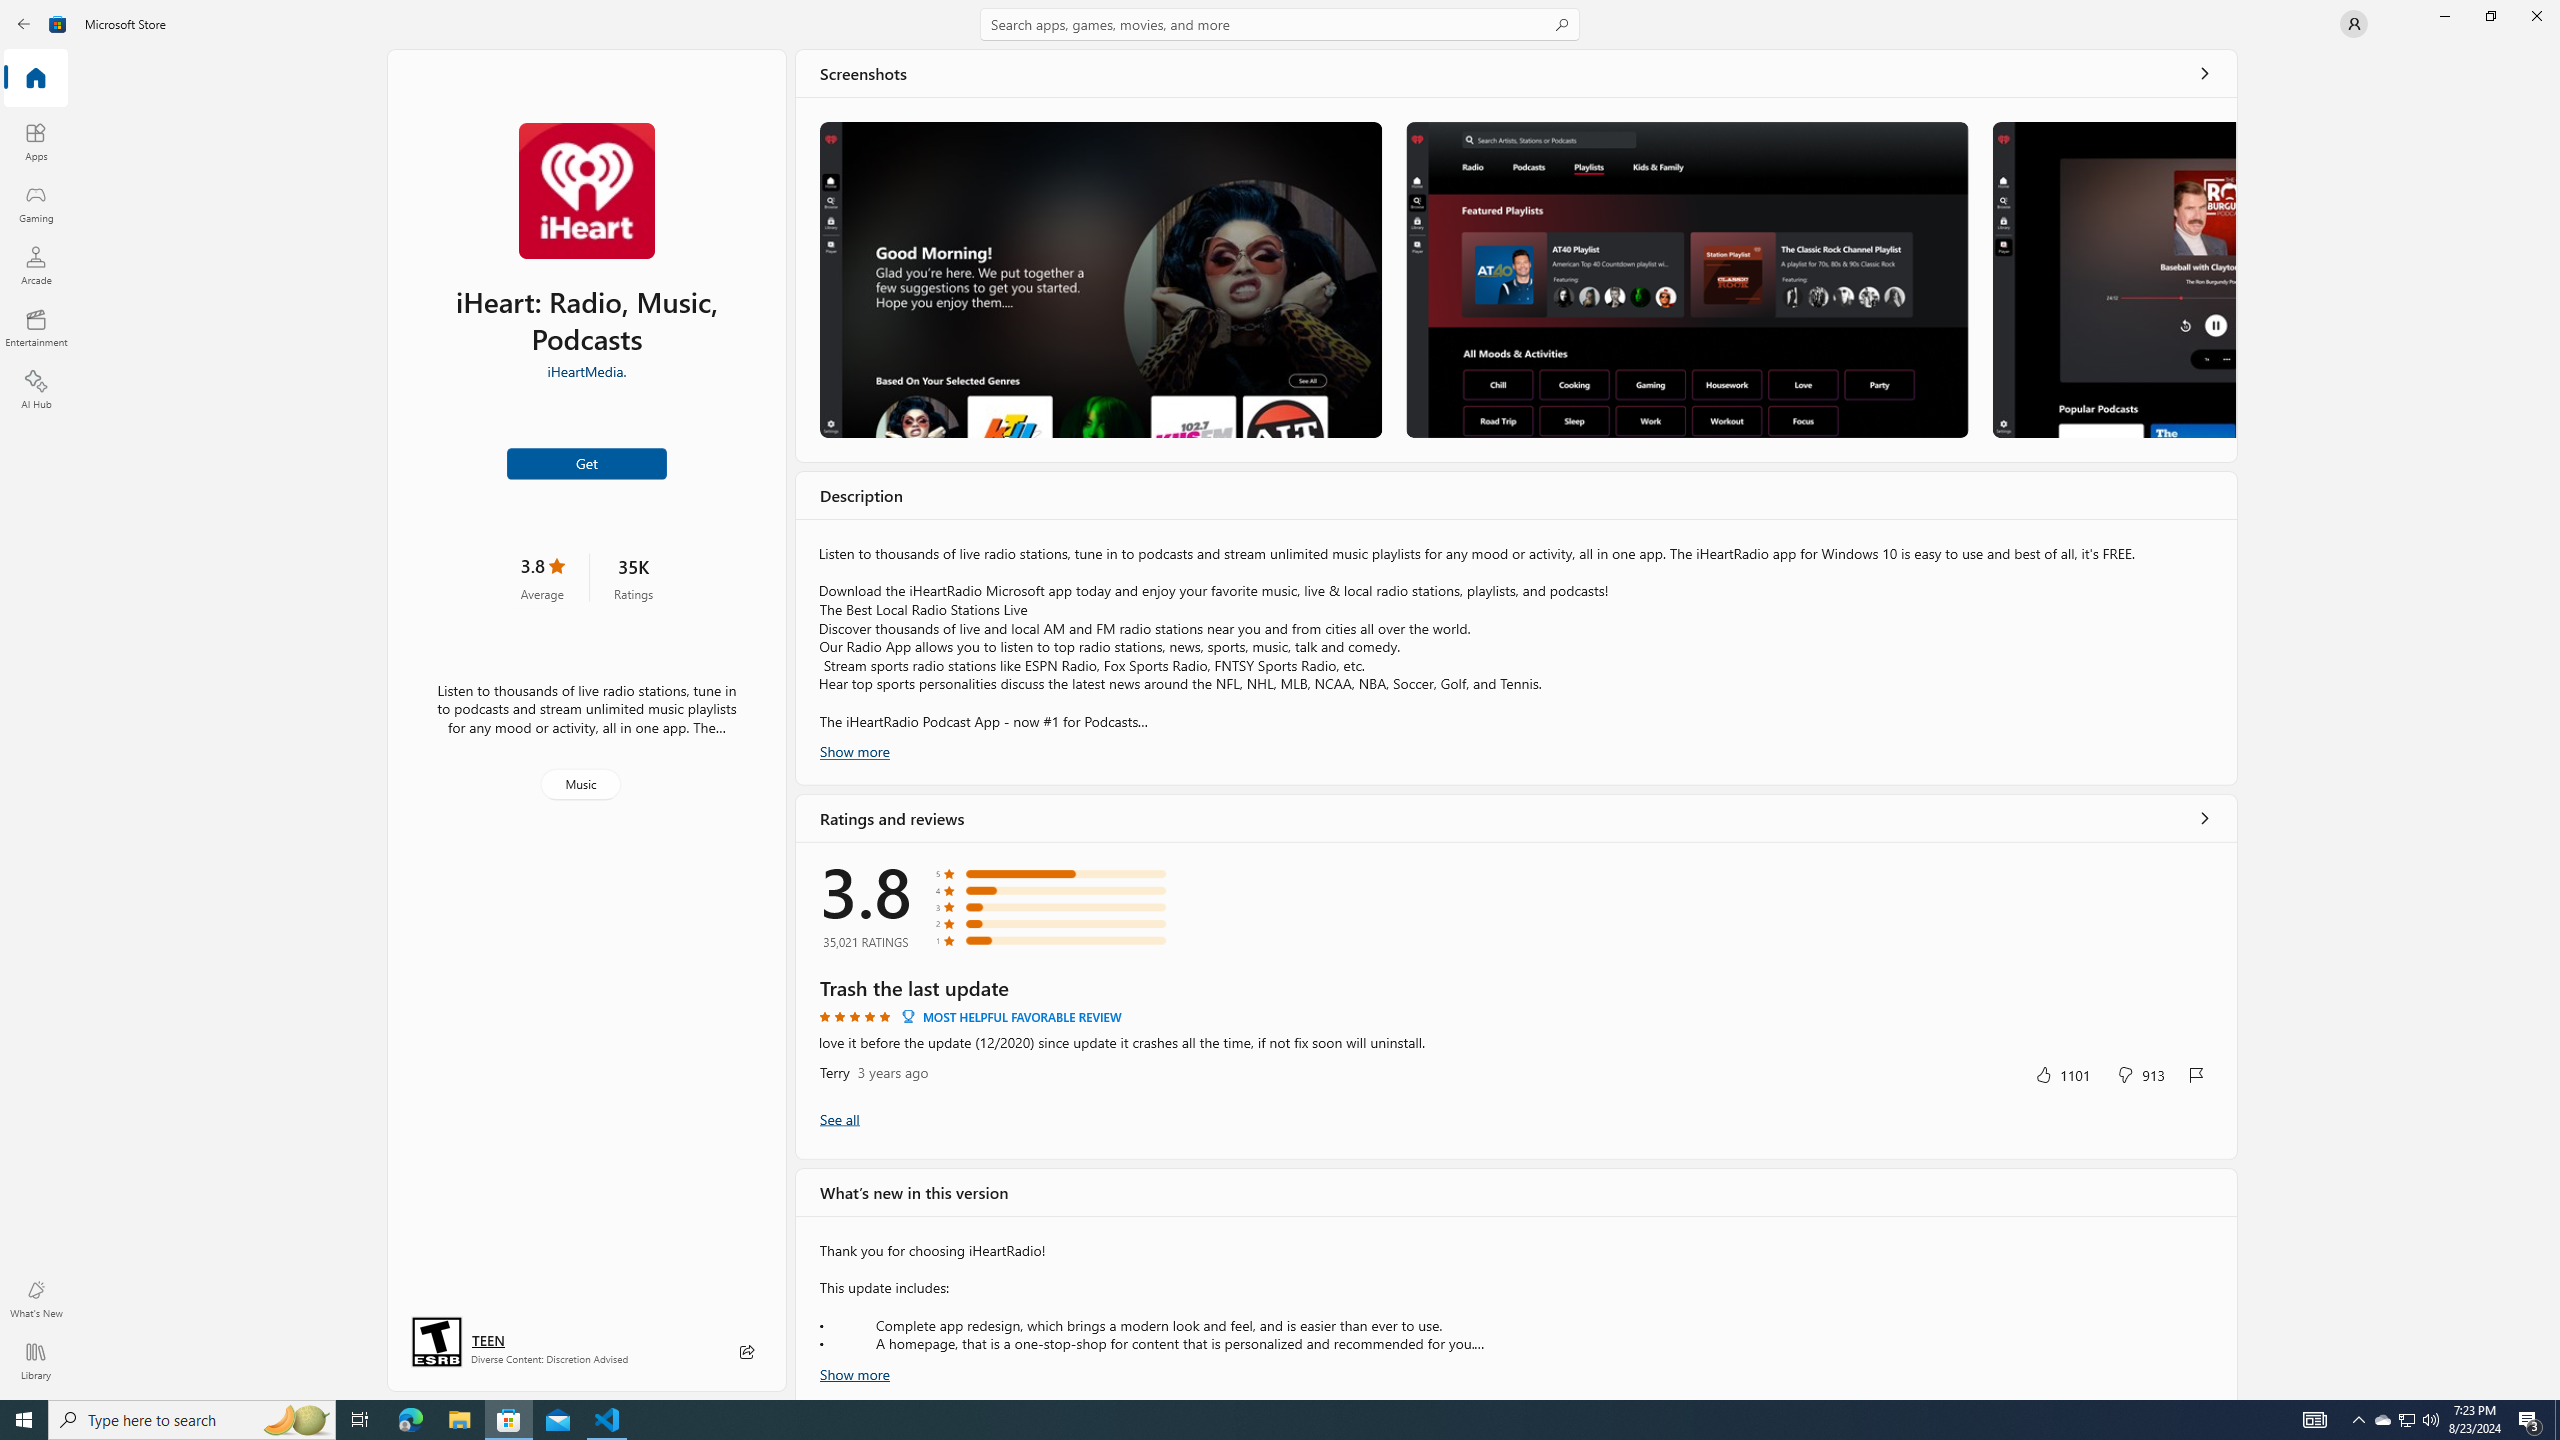  I want to click on 'Home', so click(34, 78).